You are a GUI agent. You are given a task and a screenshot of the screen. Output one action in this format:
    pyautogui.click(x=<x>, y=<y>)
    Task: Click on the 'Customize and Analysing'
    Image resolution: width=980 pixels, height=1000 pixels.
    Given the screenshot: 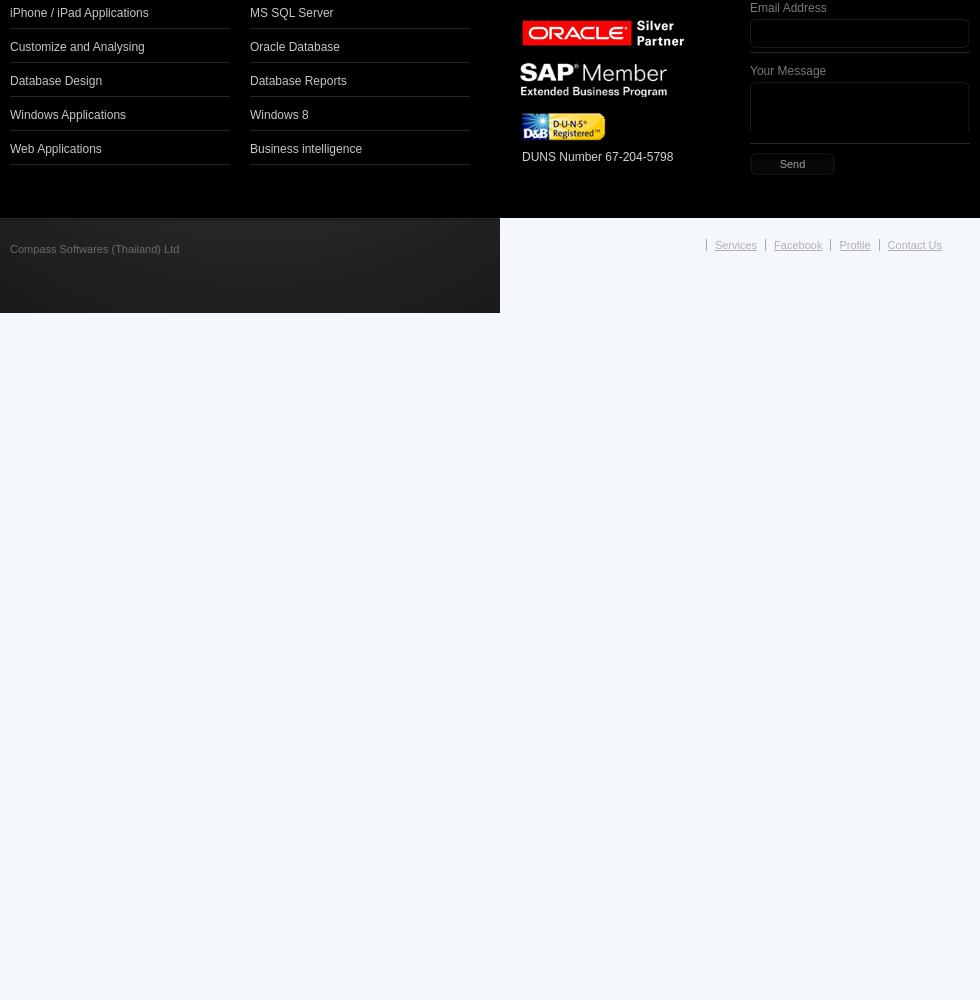 What is the action you would take?
    pyautogui.click(x=77, y=46)
    